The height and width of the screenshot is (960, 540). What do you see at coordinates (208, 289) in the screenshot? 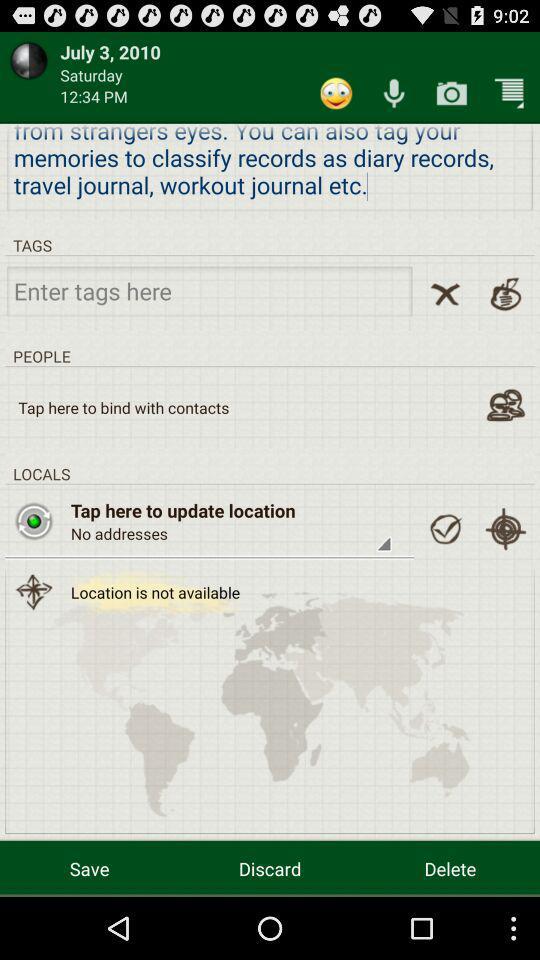
I see `tags` at bounding box center [208, 289].